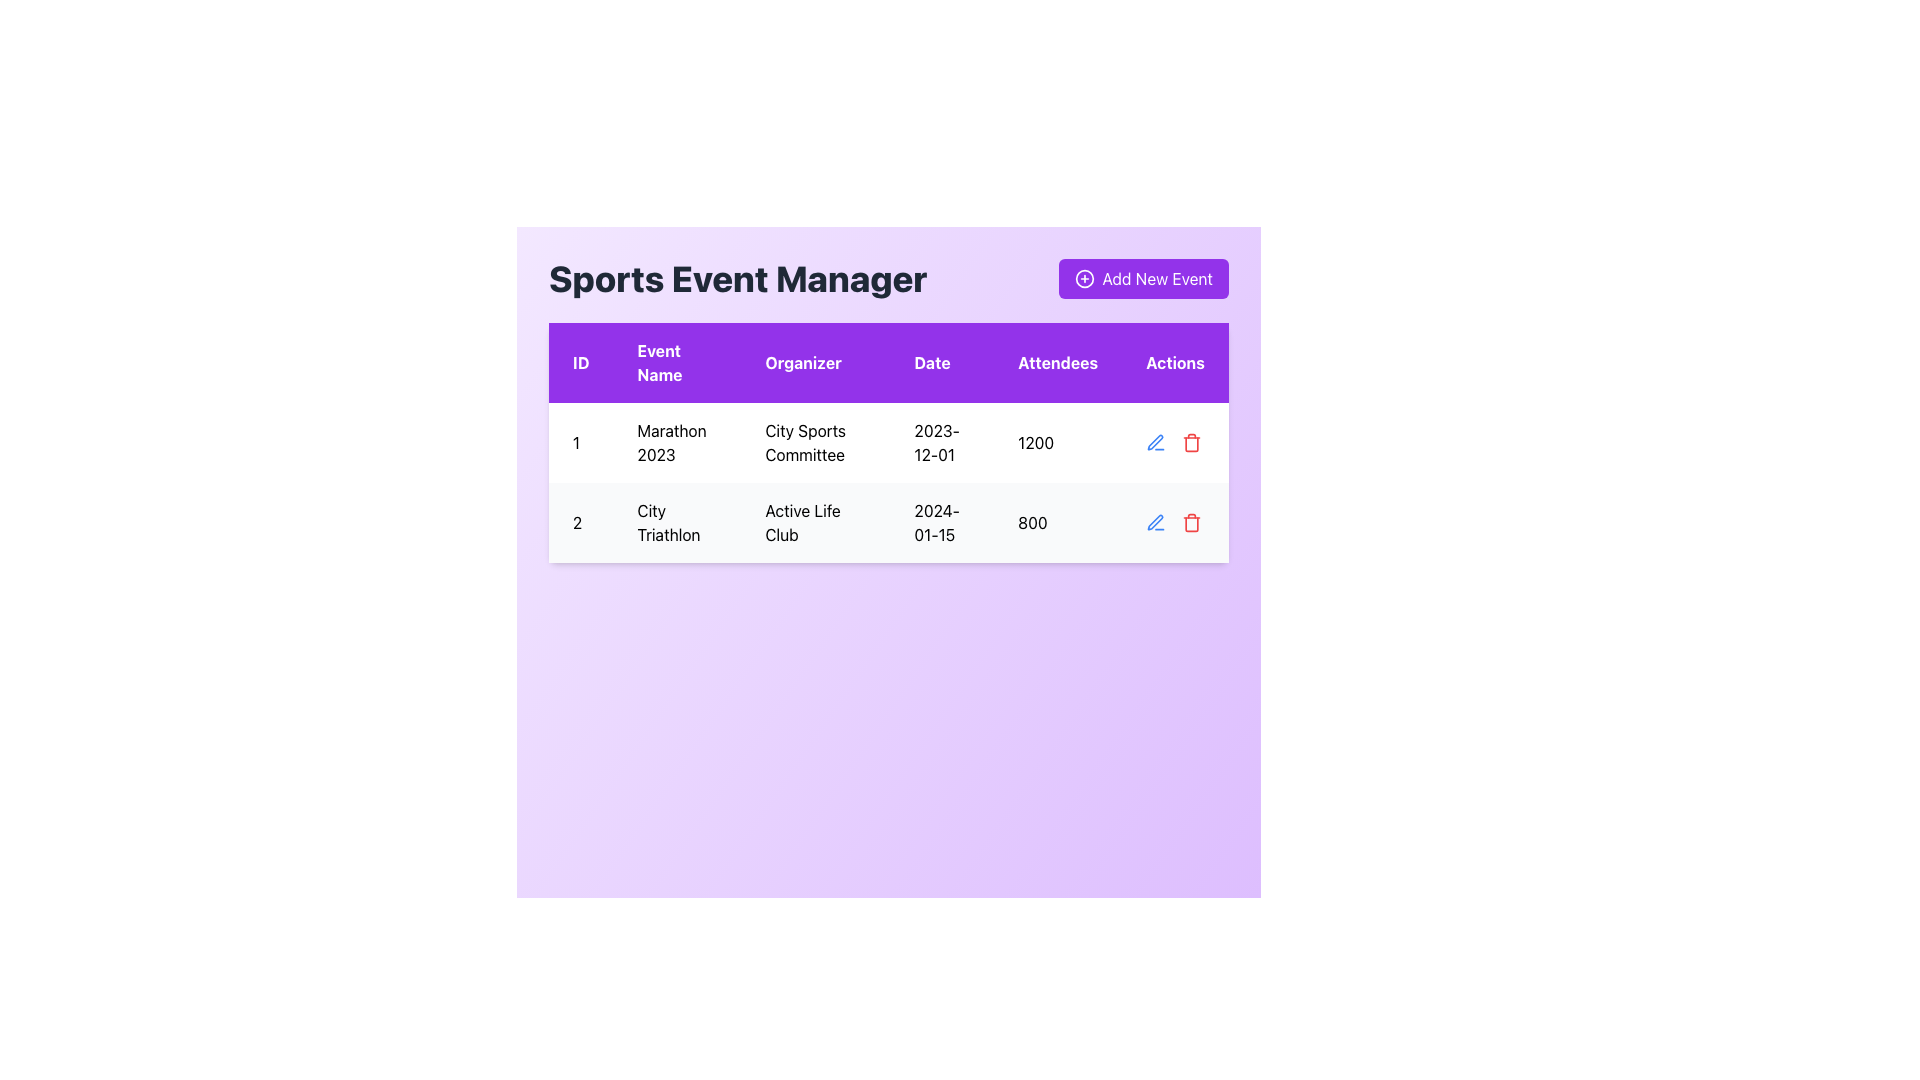  Describe the element at coordinates (941, 442) in the screenshot. I see `the text display component showing the date '2023-12-01' in the first row of the table under the 'Date' column` at that location.